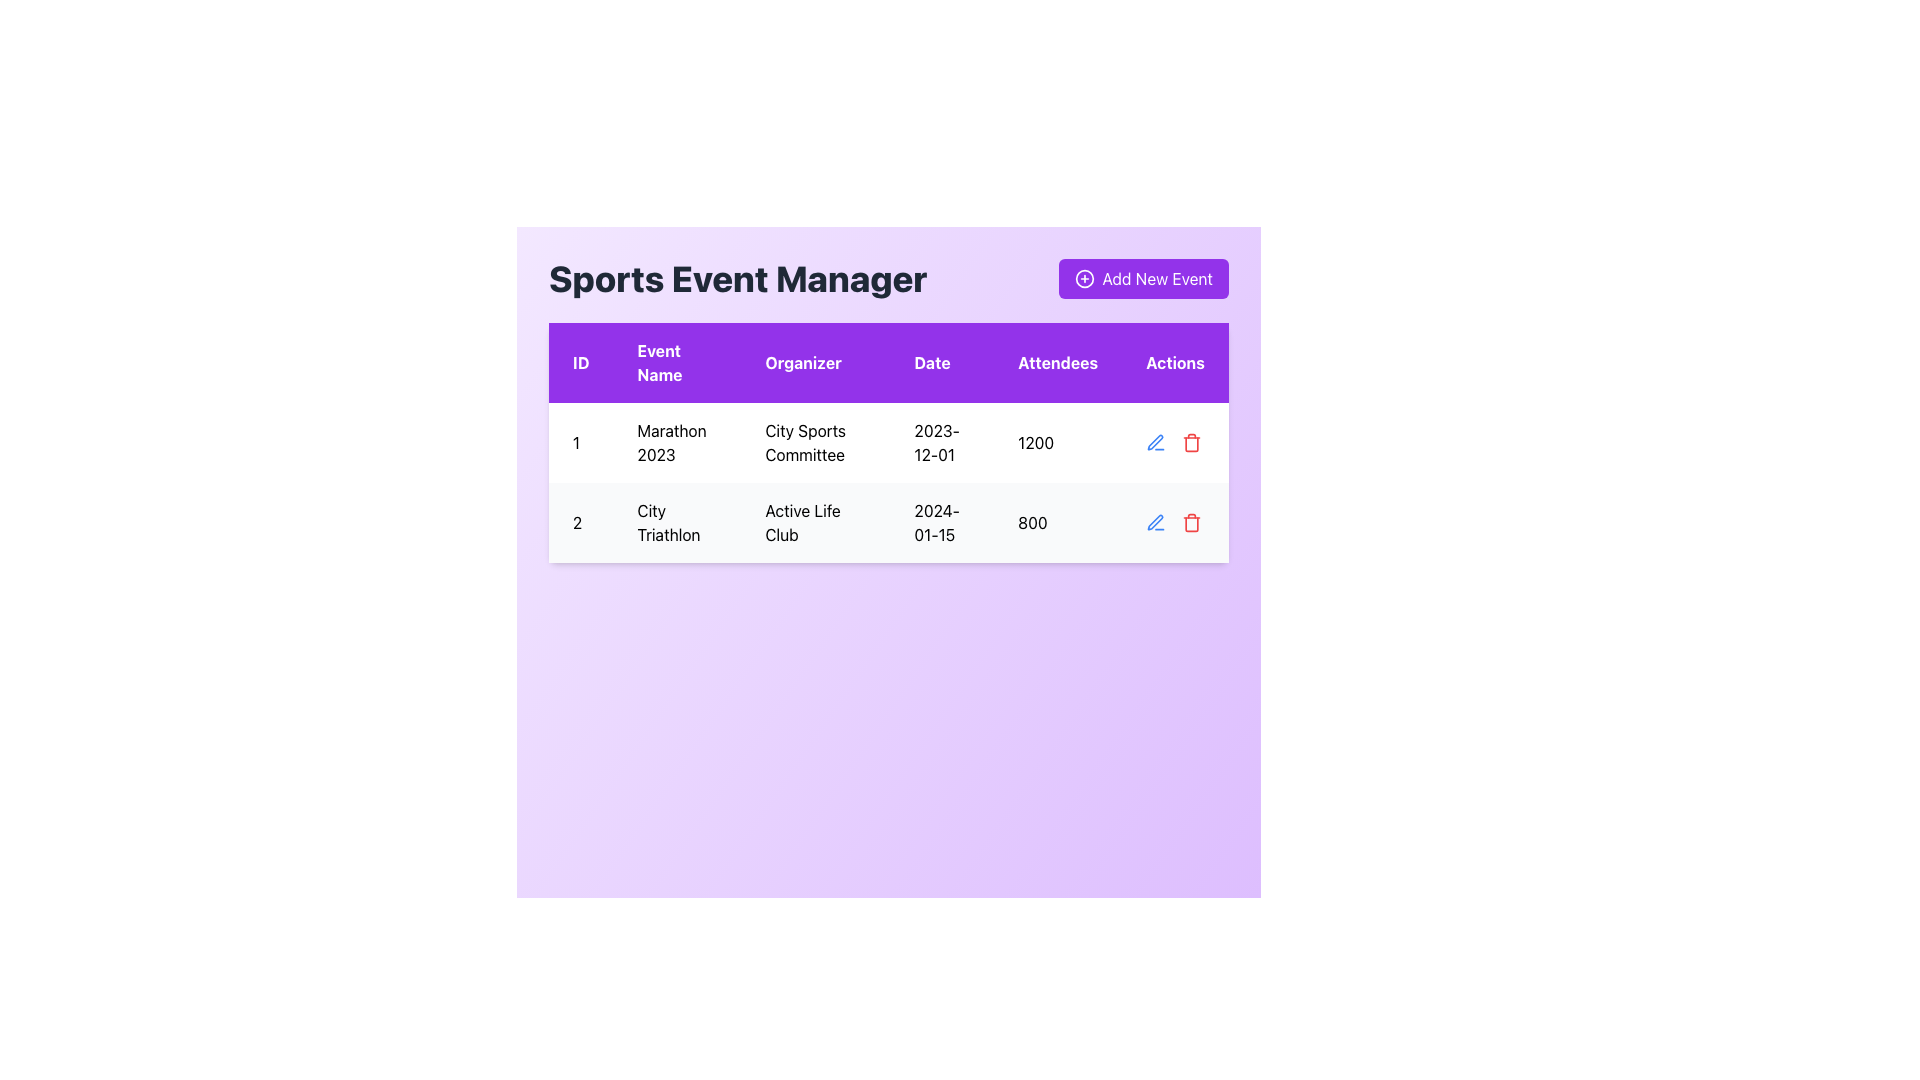  Describe the element at coordinates (941, 442) in the screenshot. I see `the text display component showing the date '2023-12-01' in the first row of the table under the 'Date' column` at that location.